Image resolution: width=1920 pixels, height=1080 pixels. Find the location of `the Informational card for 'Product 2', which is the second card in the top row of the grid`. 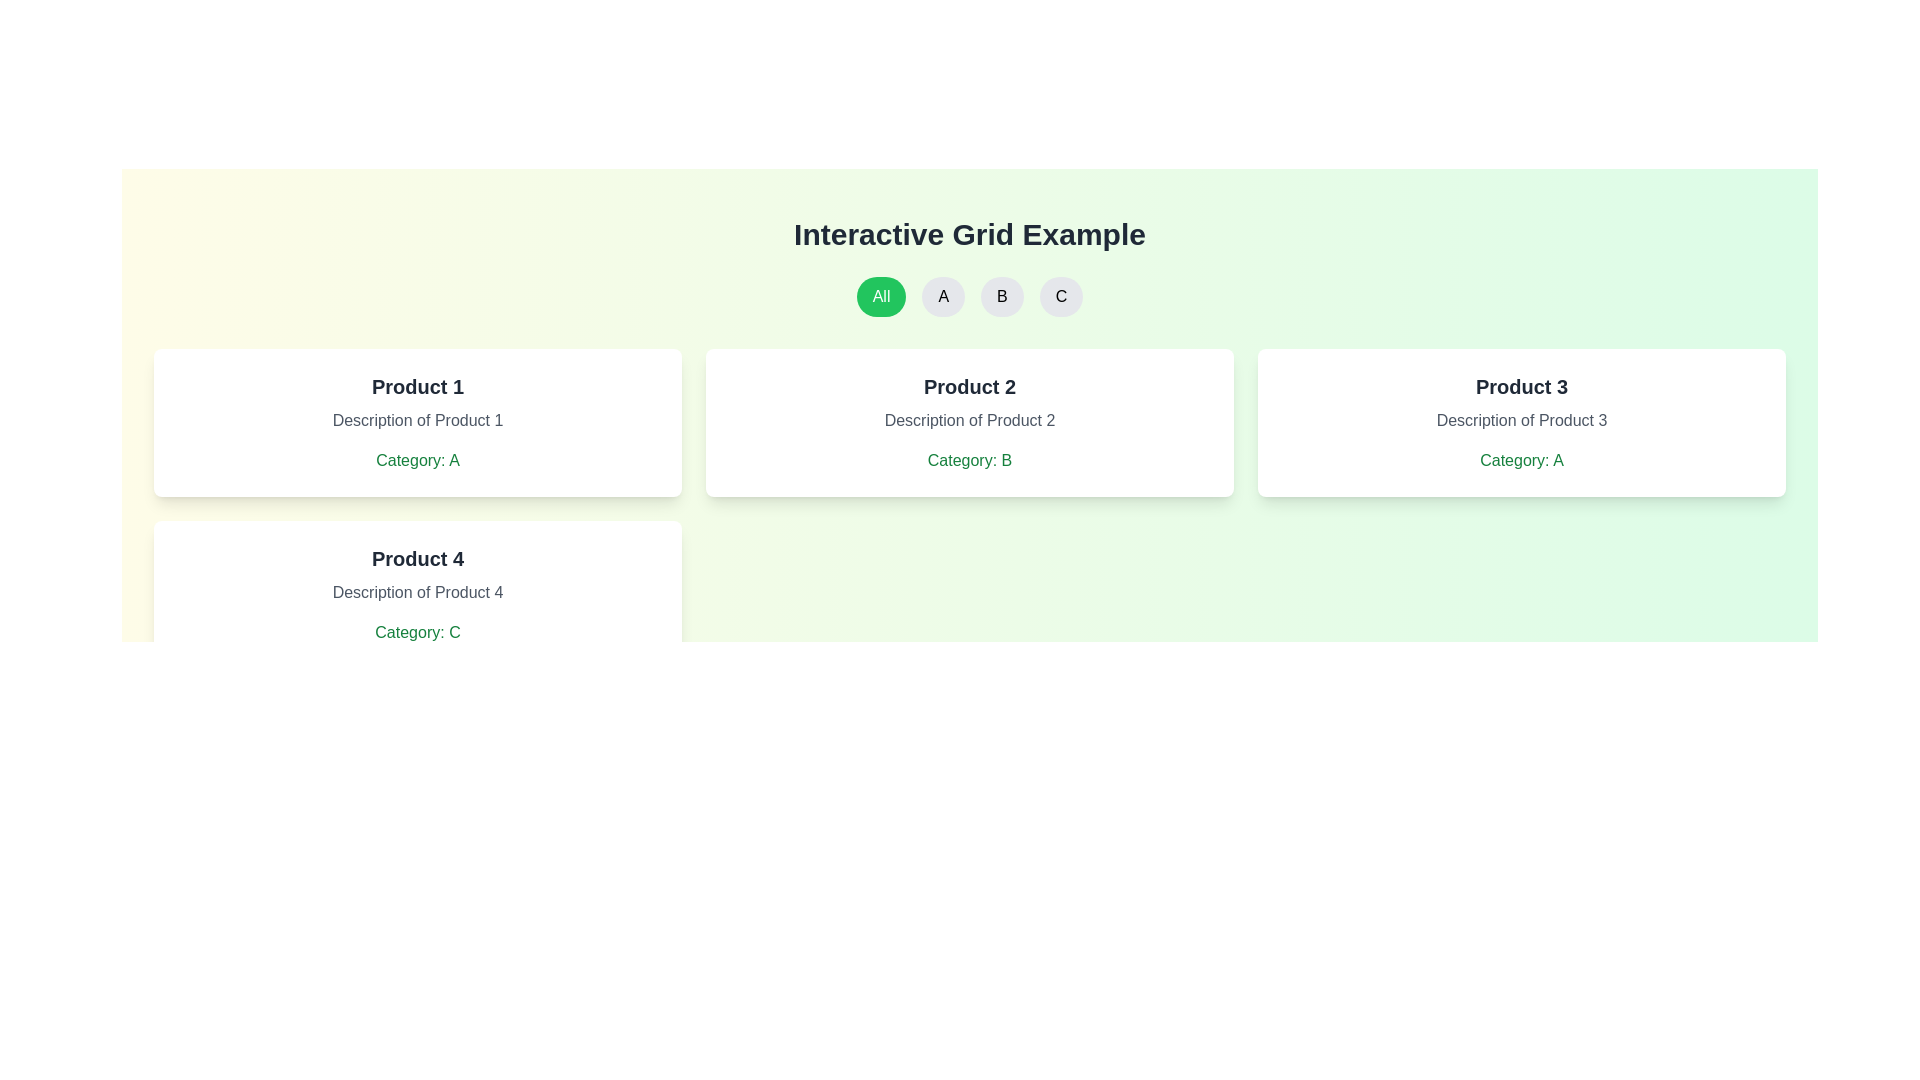

the Informational card for 'Product 2', which is the second card in the top row of the grid is located at coordinates (969, 422).